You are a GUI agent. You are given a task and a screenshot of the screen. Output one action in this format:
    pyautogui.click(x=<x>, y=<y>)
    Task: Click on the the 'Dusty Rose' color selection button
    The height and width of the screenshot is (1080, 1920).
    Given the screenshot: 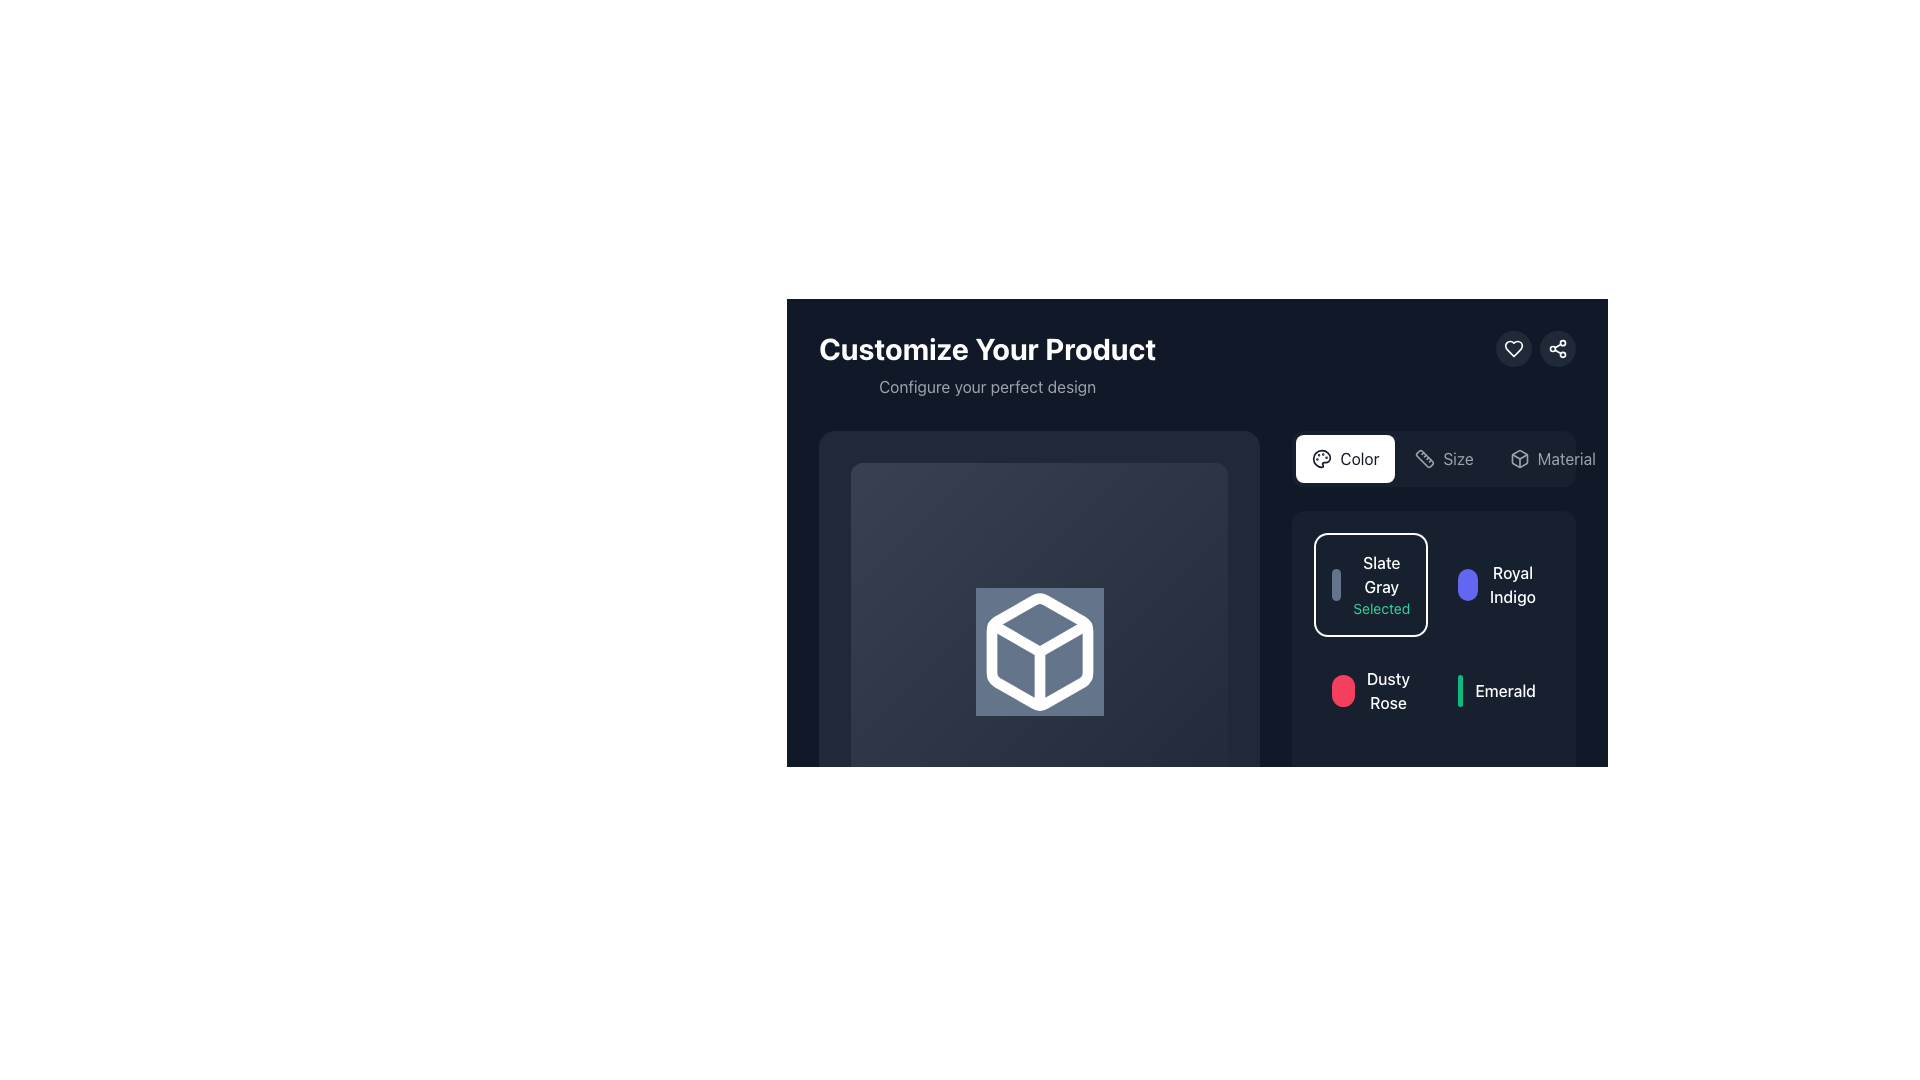 What is the action you would take?
    pyautogui.click(x=1370, y=689)
    